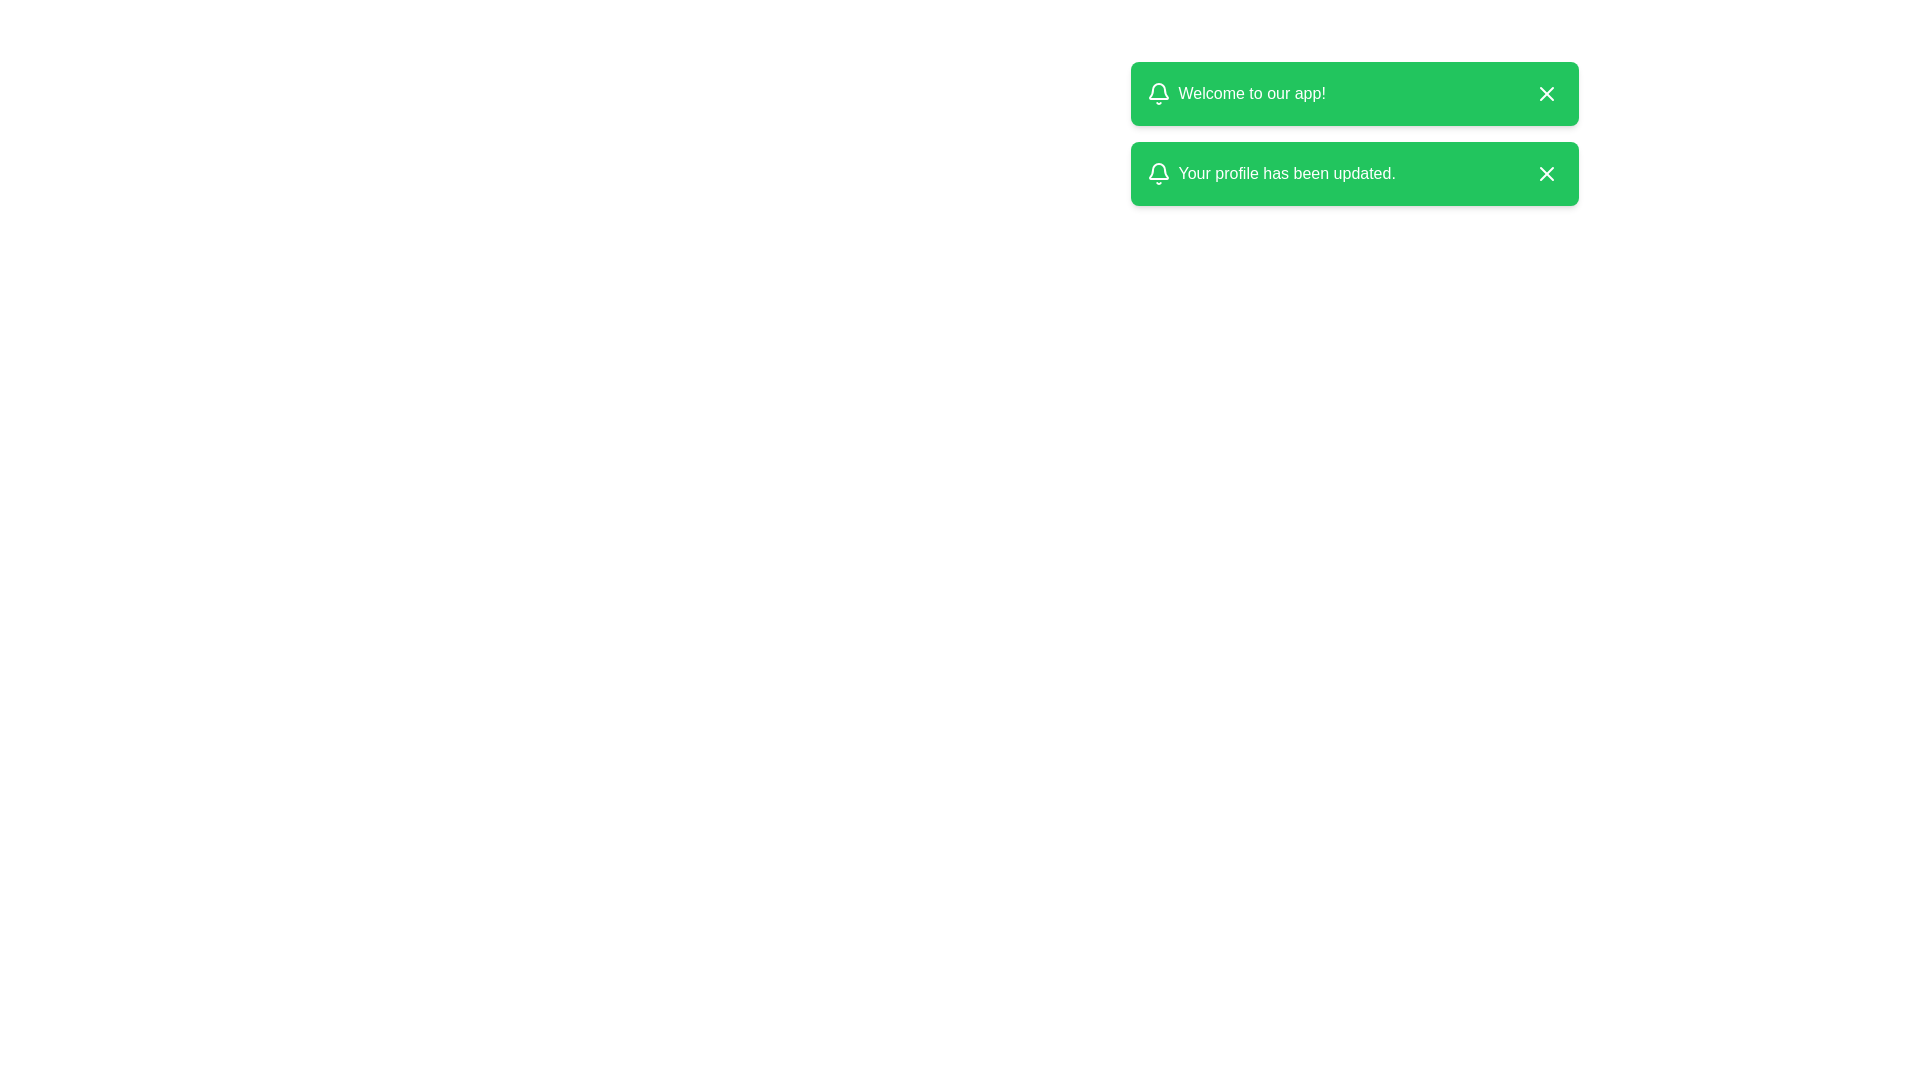  What do you see at coordinates (1545, 93) in the screenshot?
I see `the small circular icon with a white 'X' on a green background located in the top-right corner of the notification bar that reads 'Welcome to our app!'` at bounding box center [1545, 93].